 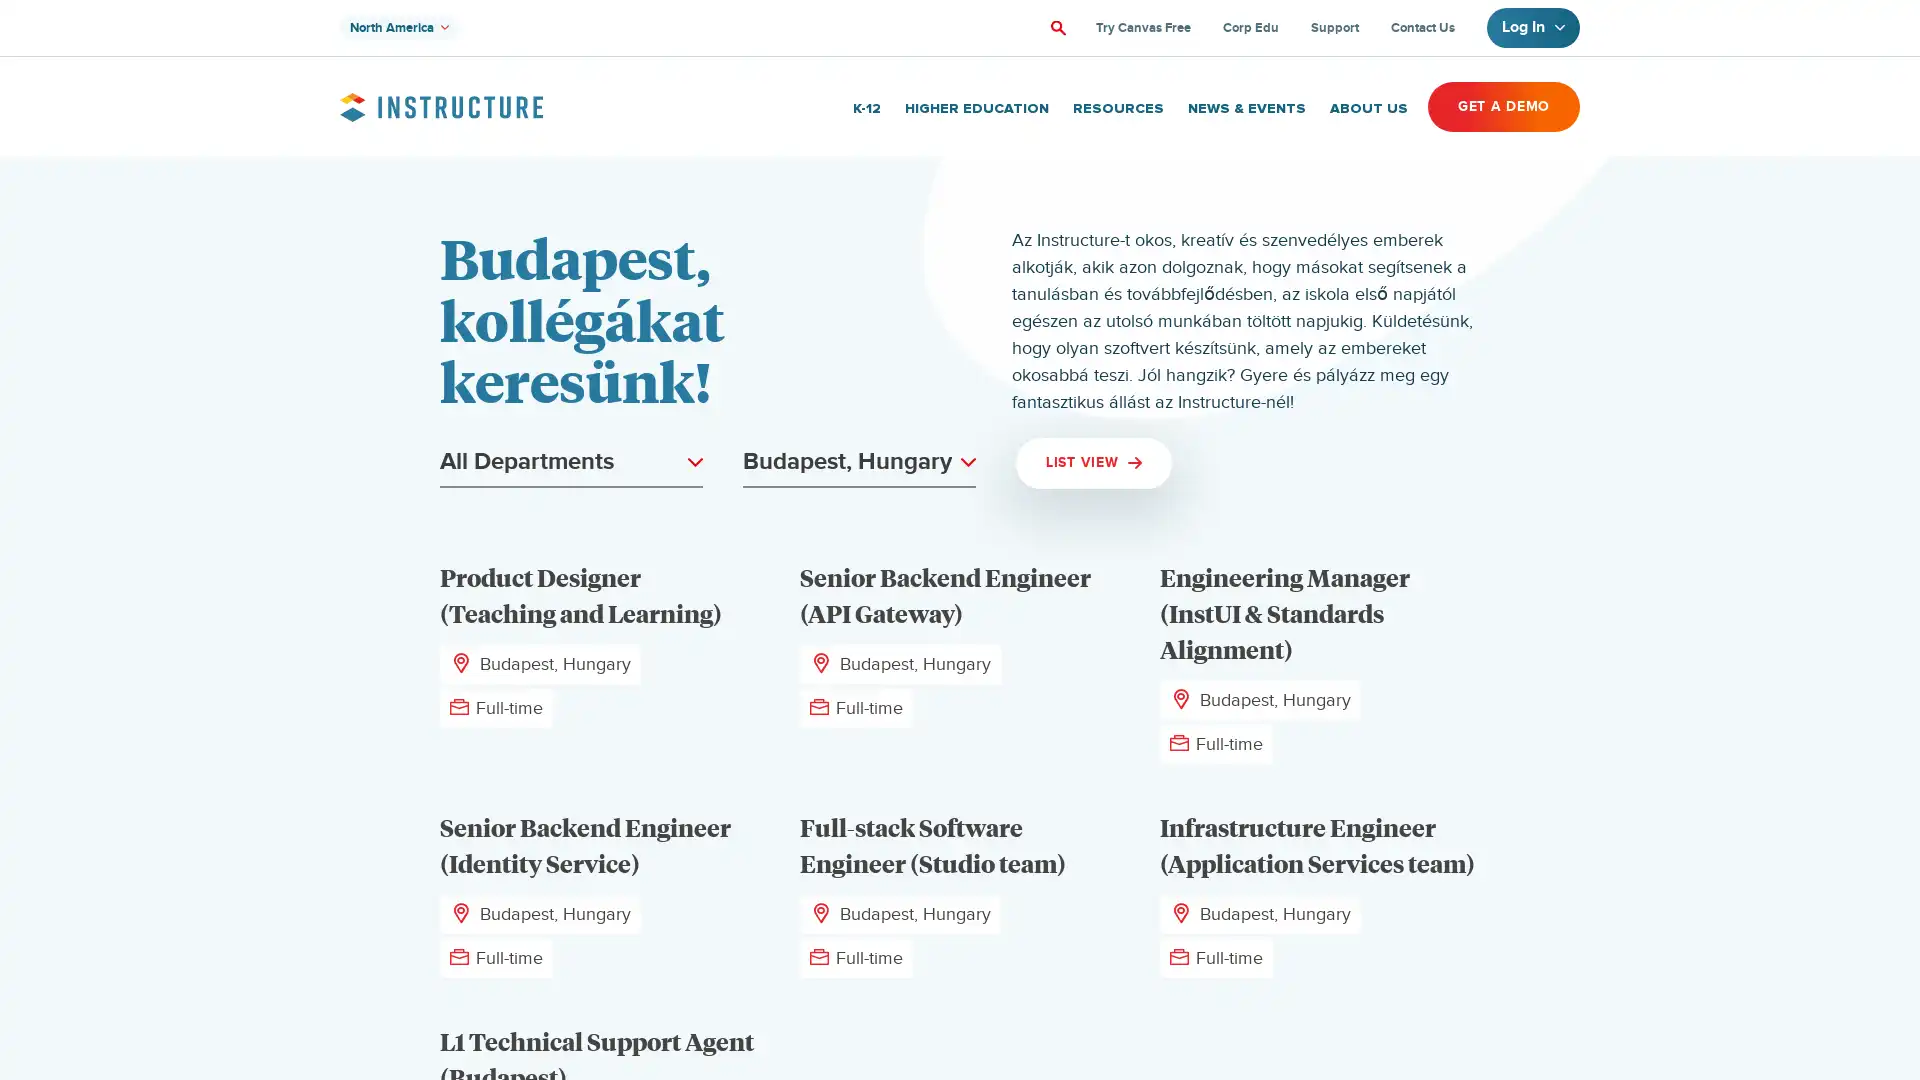 I want to click on I Accept, so click(x=203, y=948).